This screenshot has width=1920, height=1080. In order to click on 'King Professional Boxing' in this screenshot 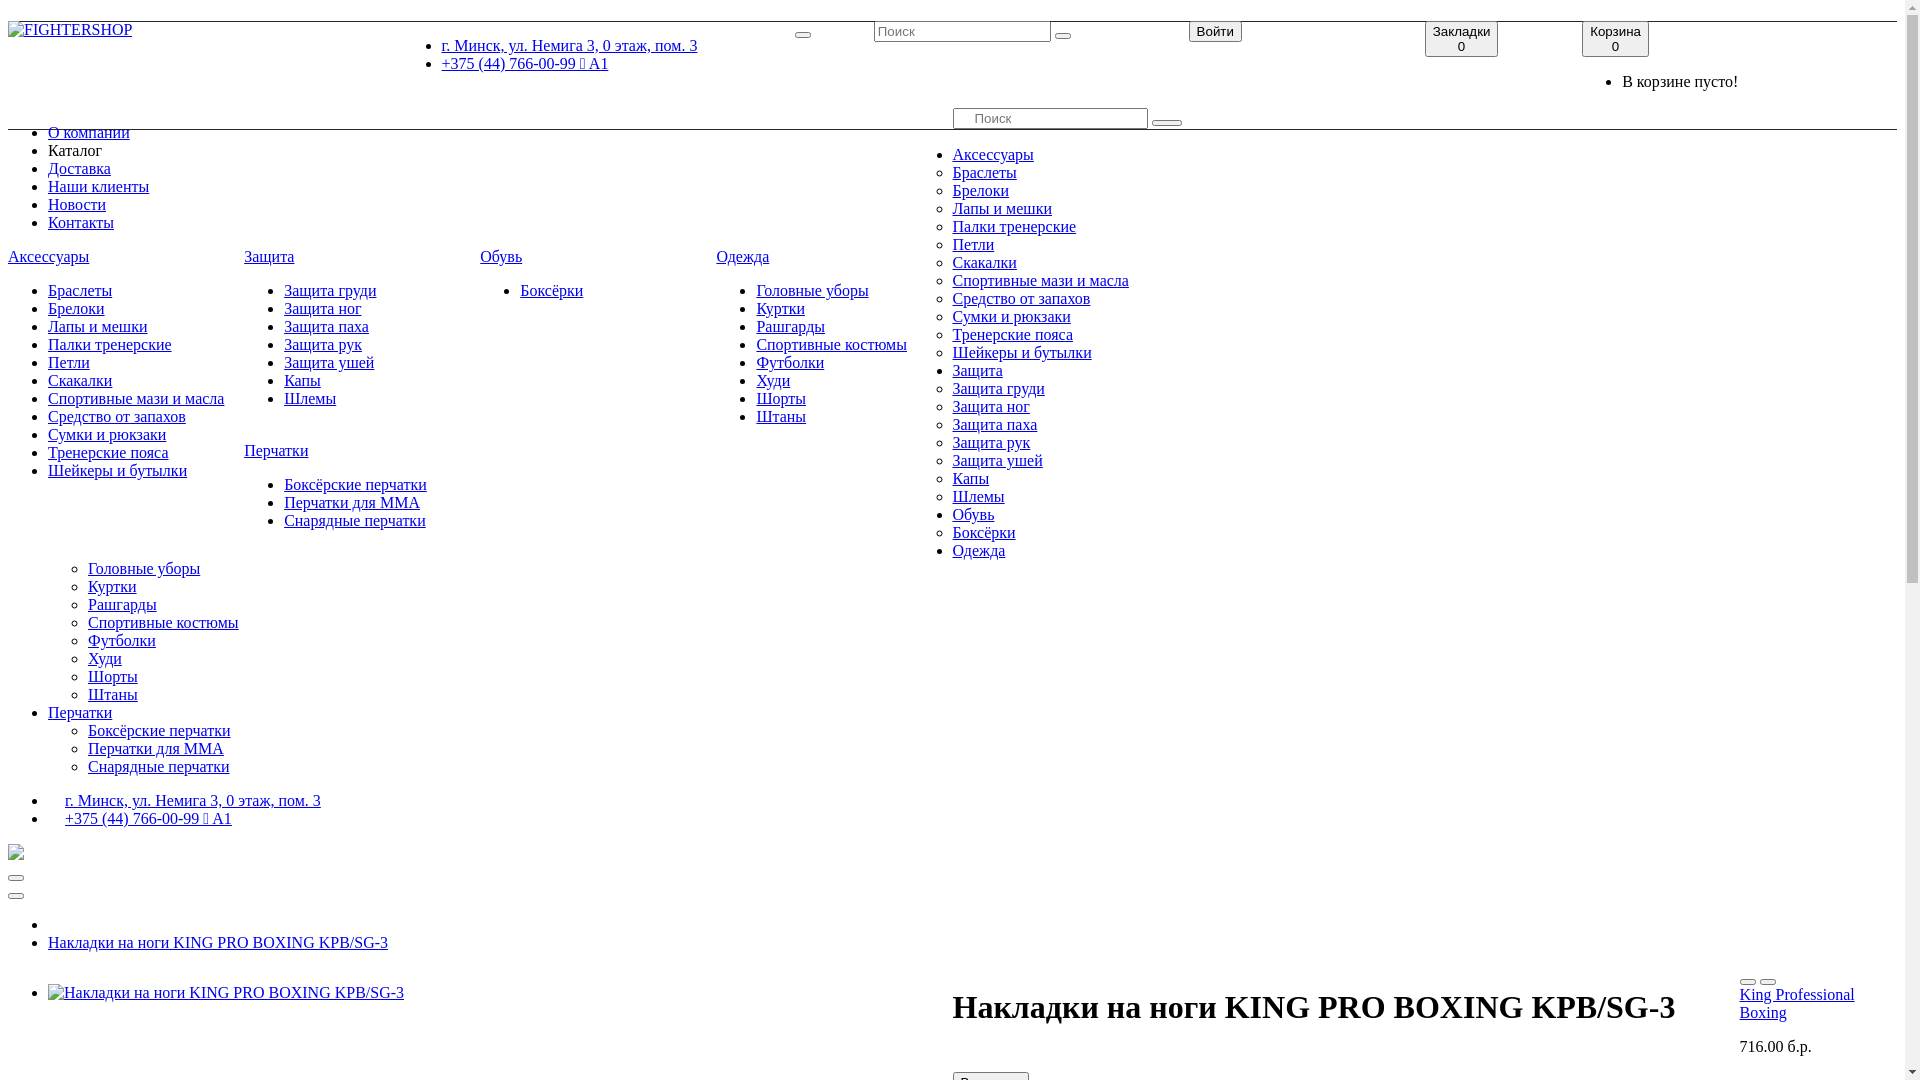, I will do `click(1797, 1003)`.